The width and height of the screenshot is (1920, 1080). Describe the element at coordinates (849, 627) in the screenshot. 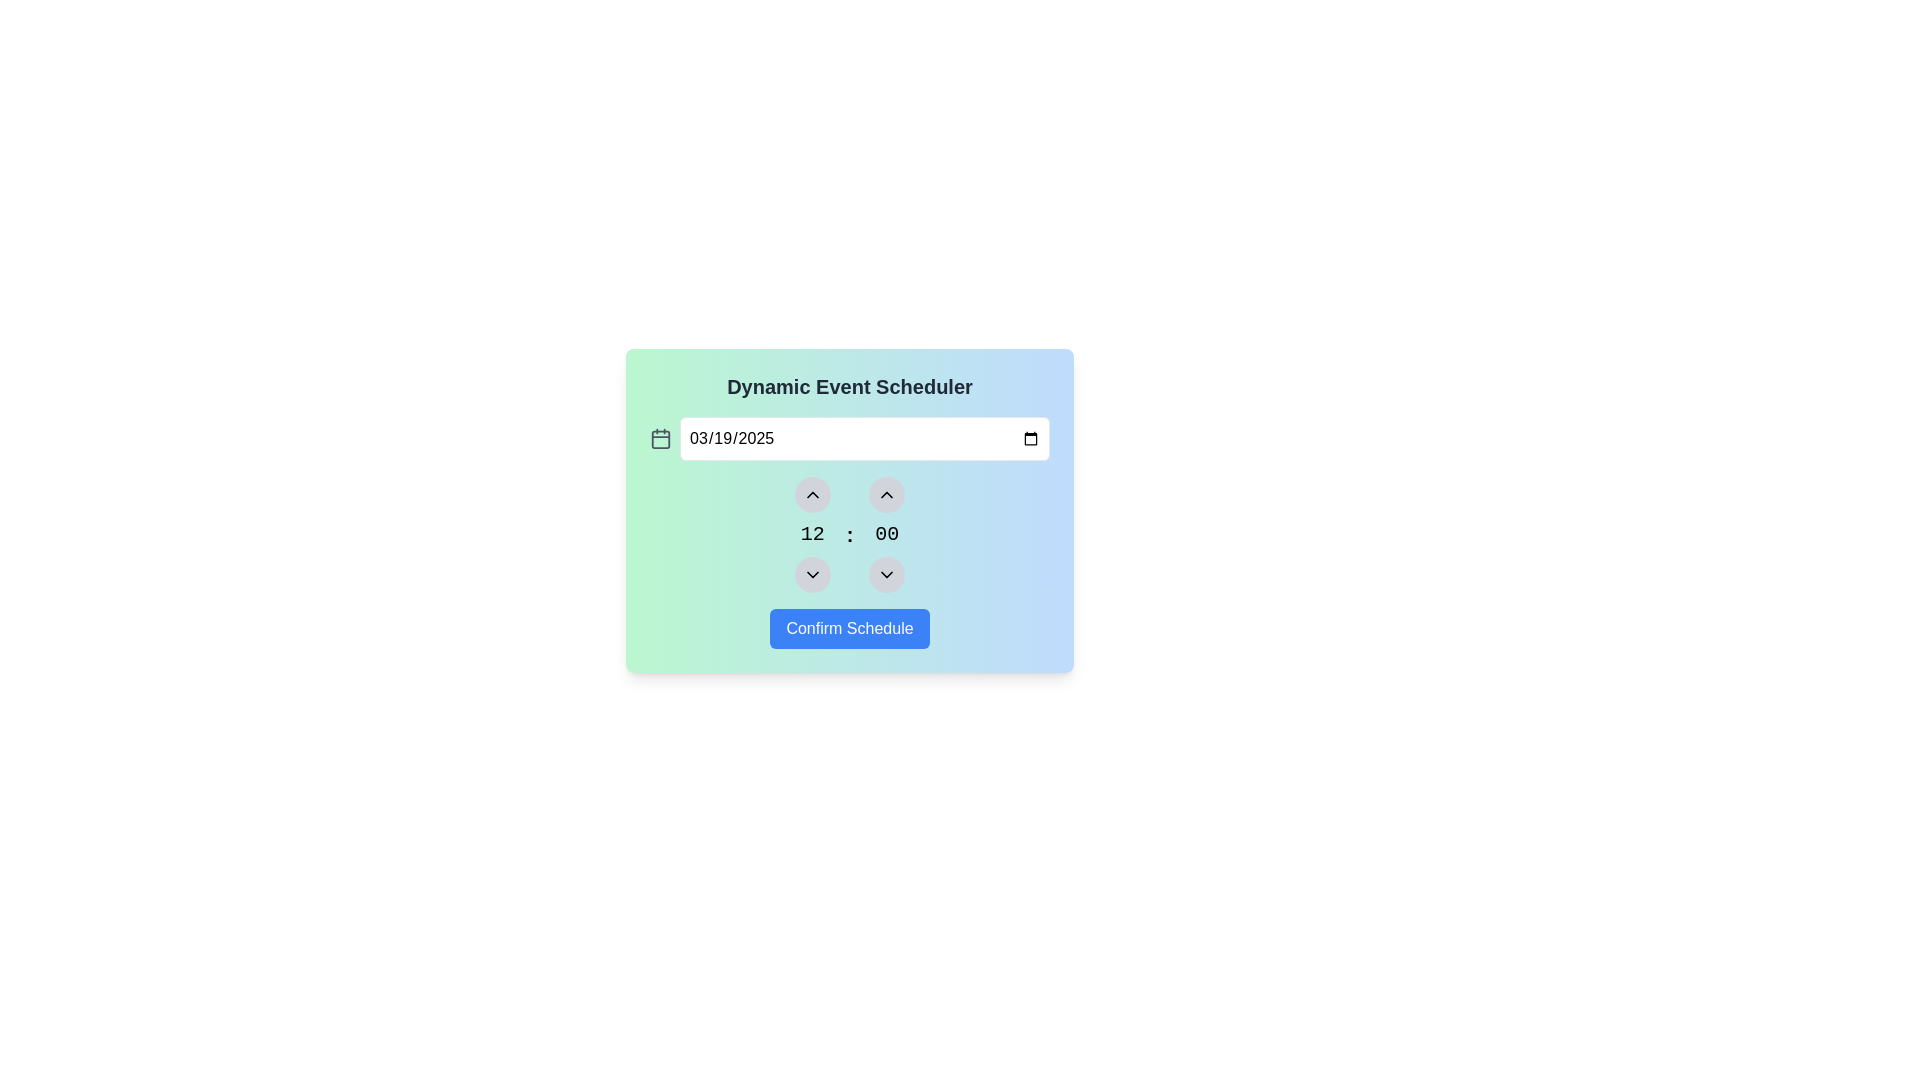

I see `the confirm button located at the bottom-center of the 'Dynamic Event Scheduler' card to confirm the scheduling action` at that location.